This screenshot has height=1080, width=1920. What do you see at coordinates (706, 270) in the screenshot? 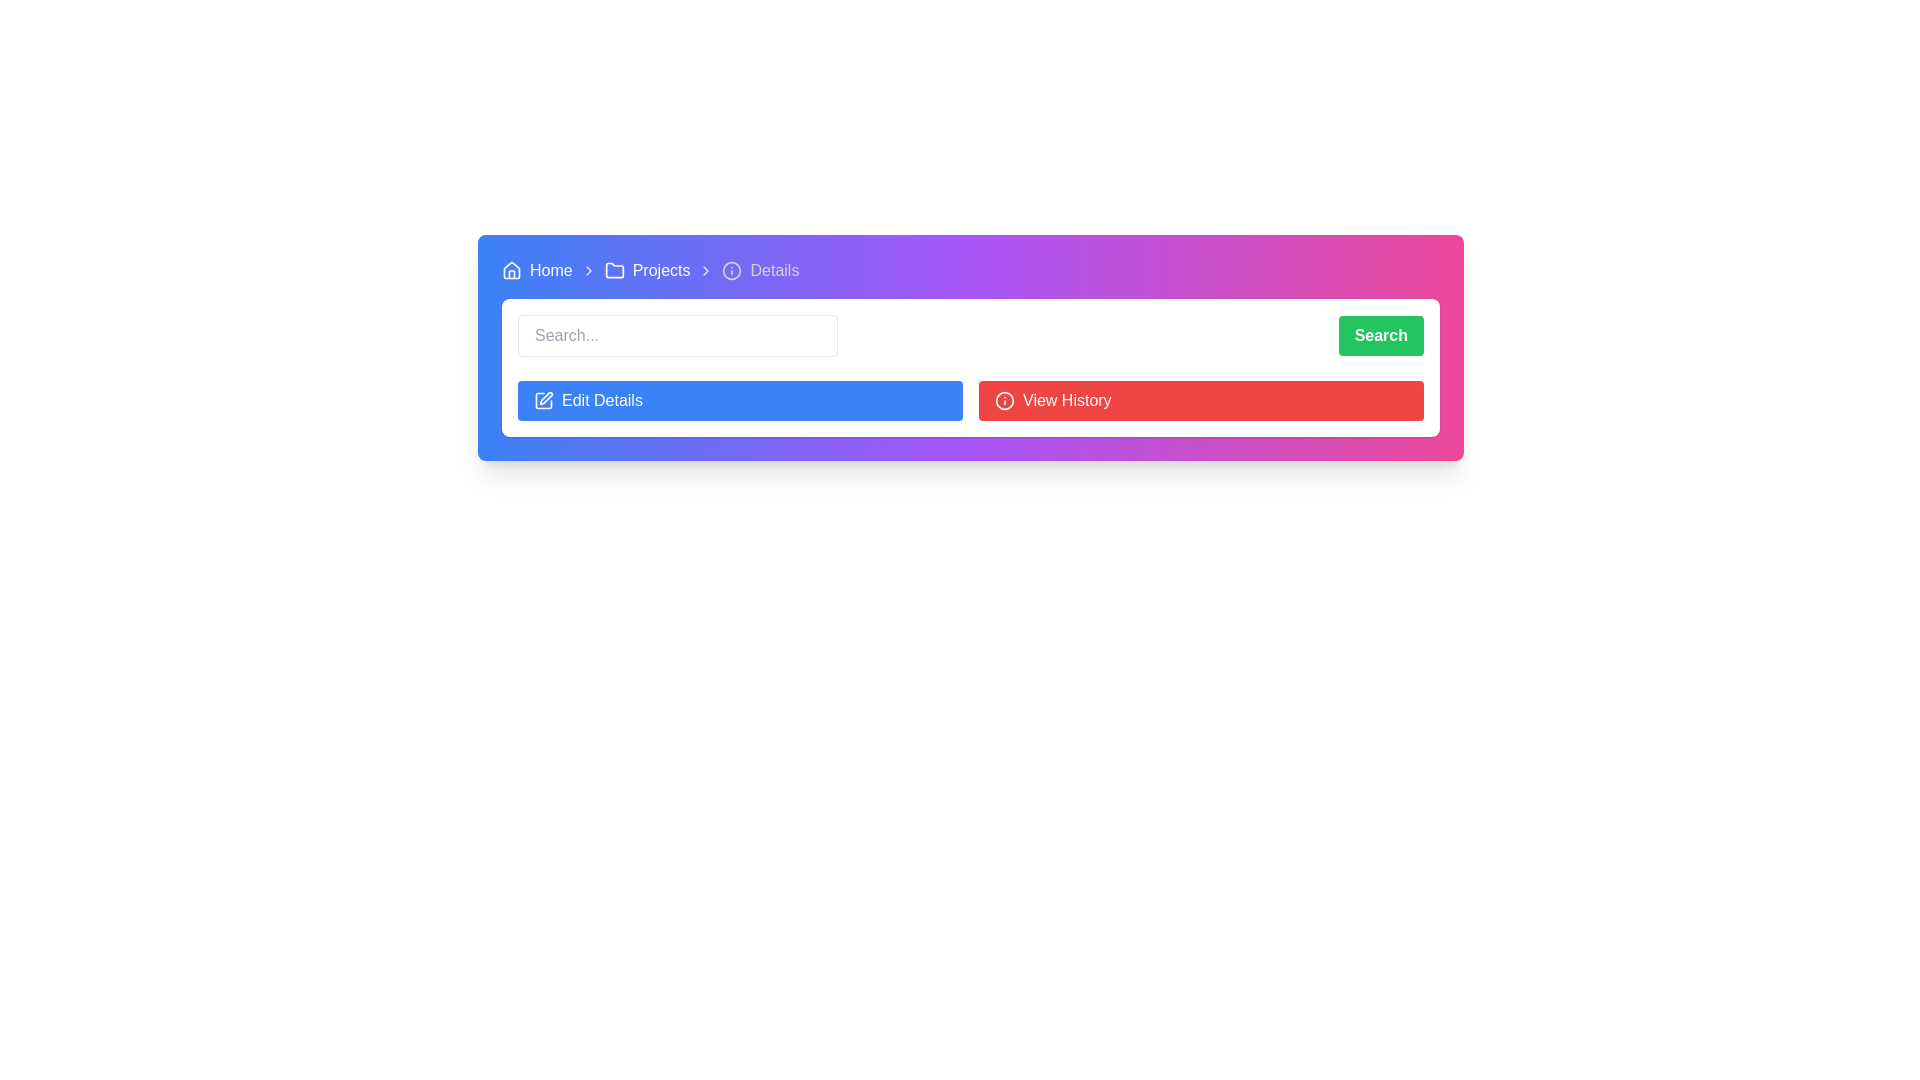
I see `the right-pointing chevron arrow icon in the breadcrumb navigation, positioned between 'Projects' and 'Details'` at bounding box center [706, 270].